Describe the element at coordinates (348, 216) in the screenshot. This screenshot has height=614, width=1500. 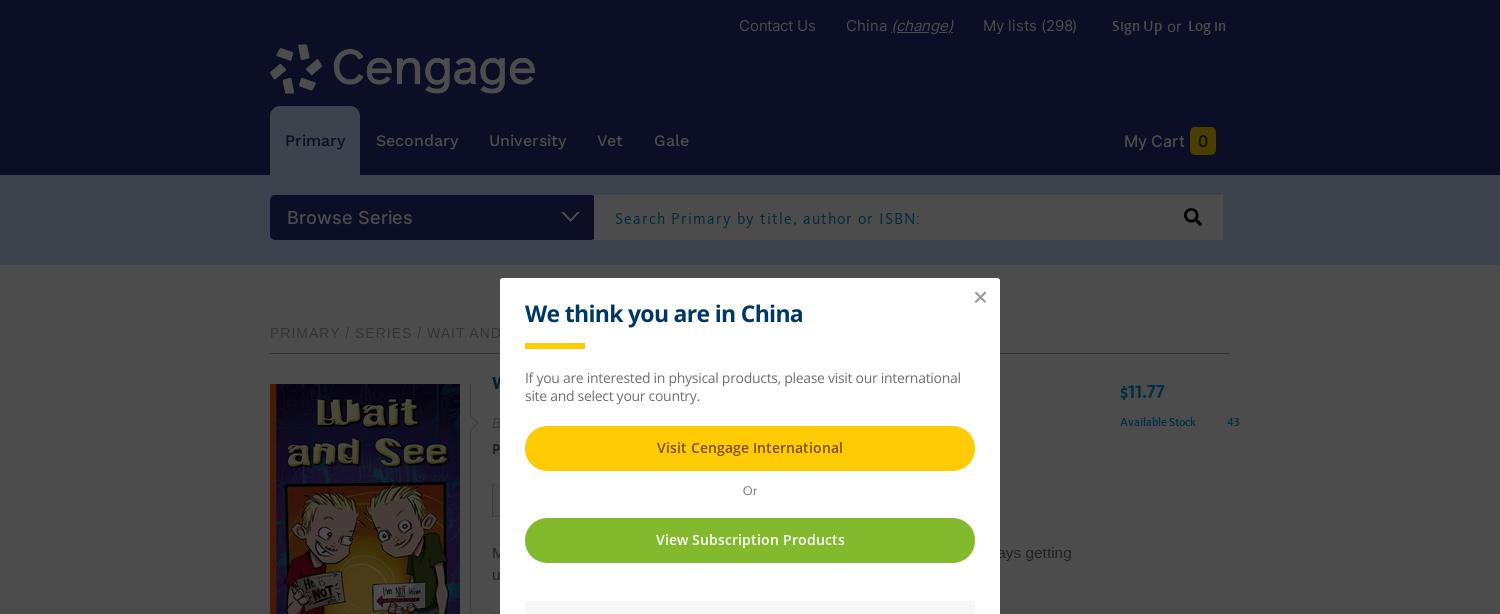
I see `'Browse Series'` at that location.